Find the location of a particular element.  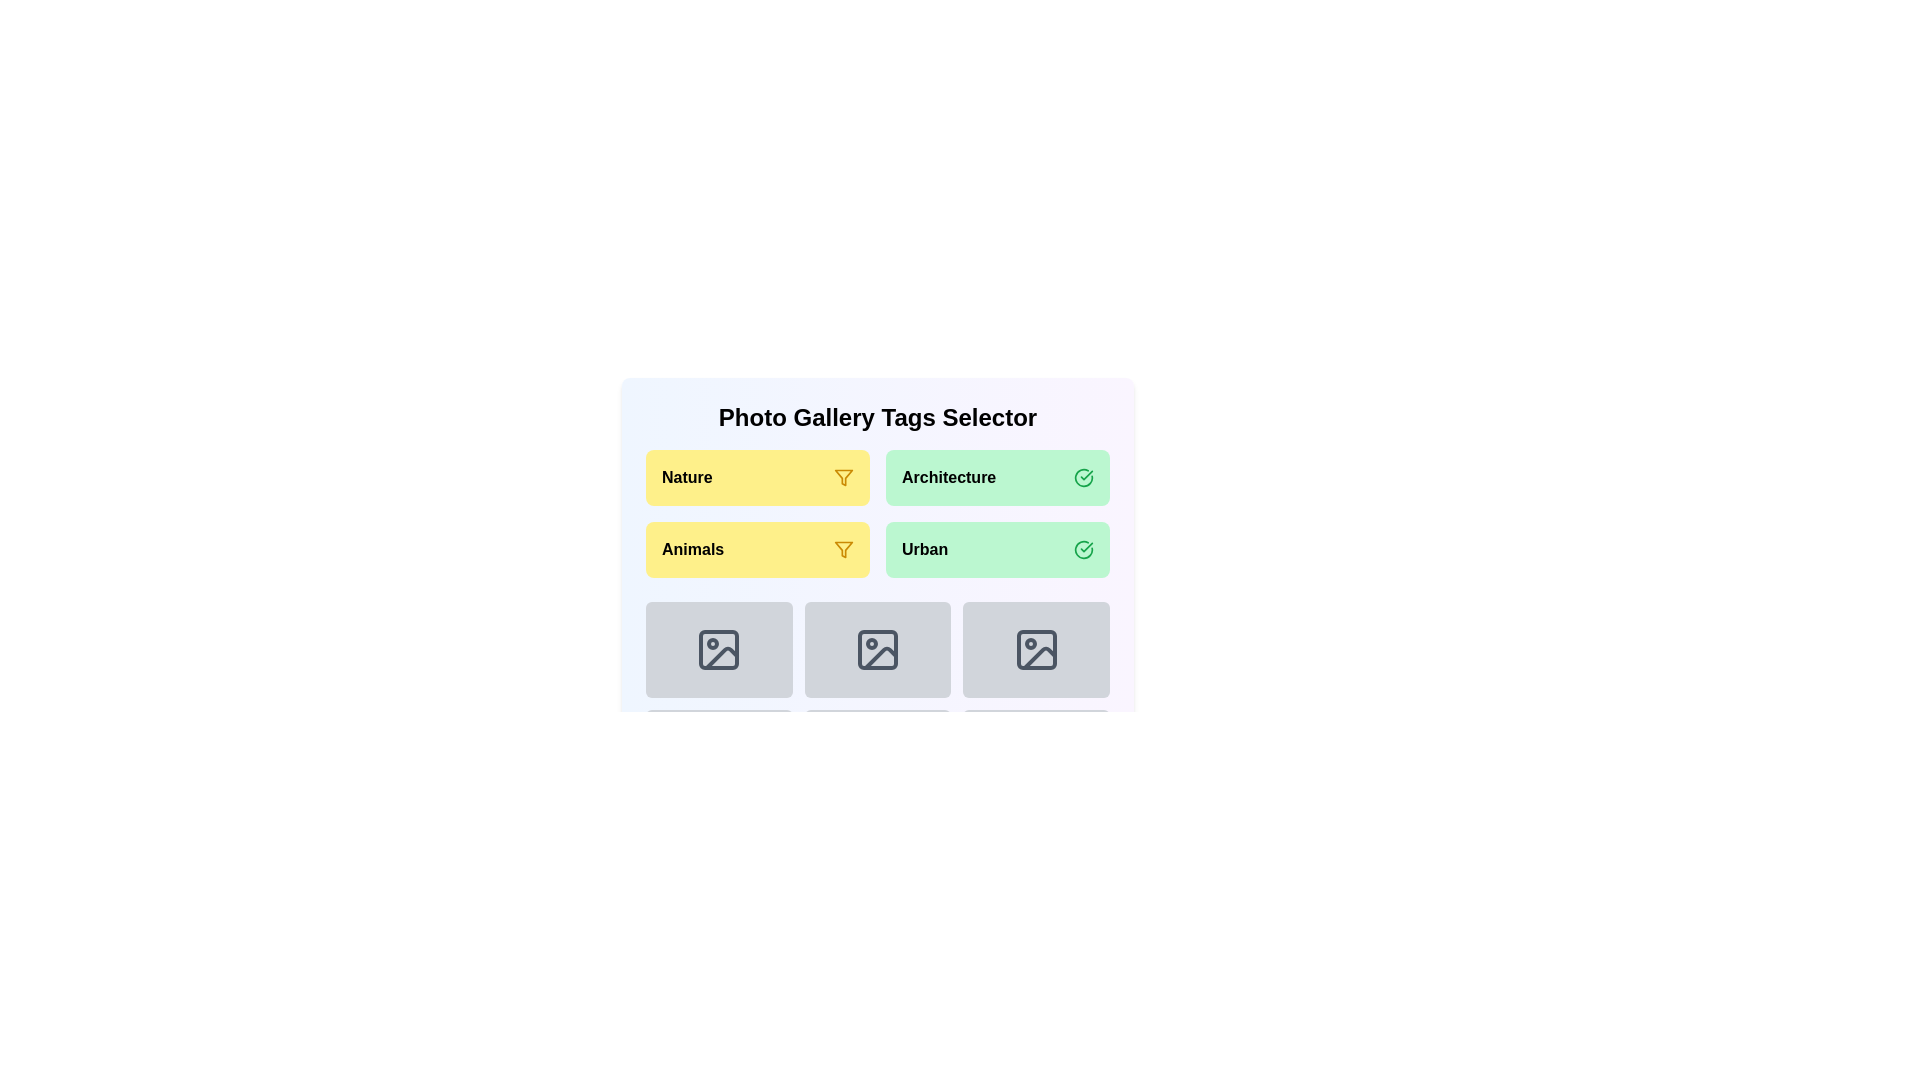

the category Urban by clicking its button is located at coordinates (998, 550).